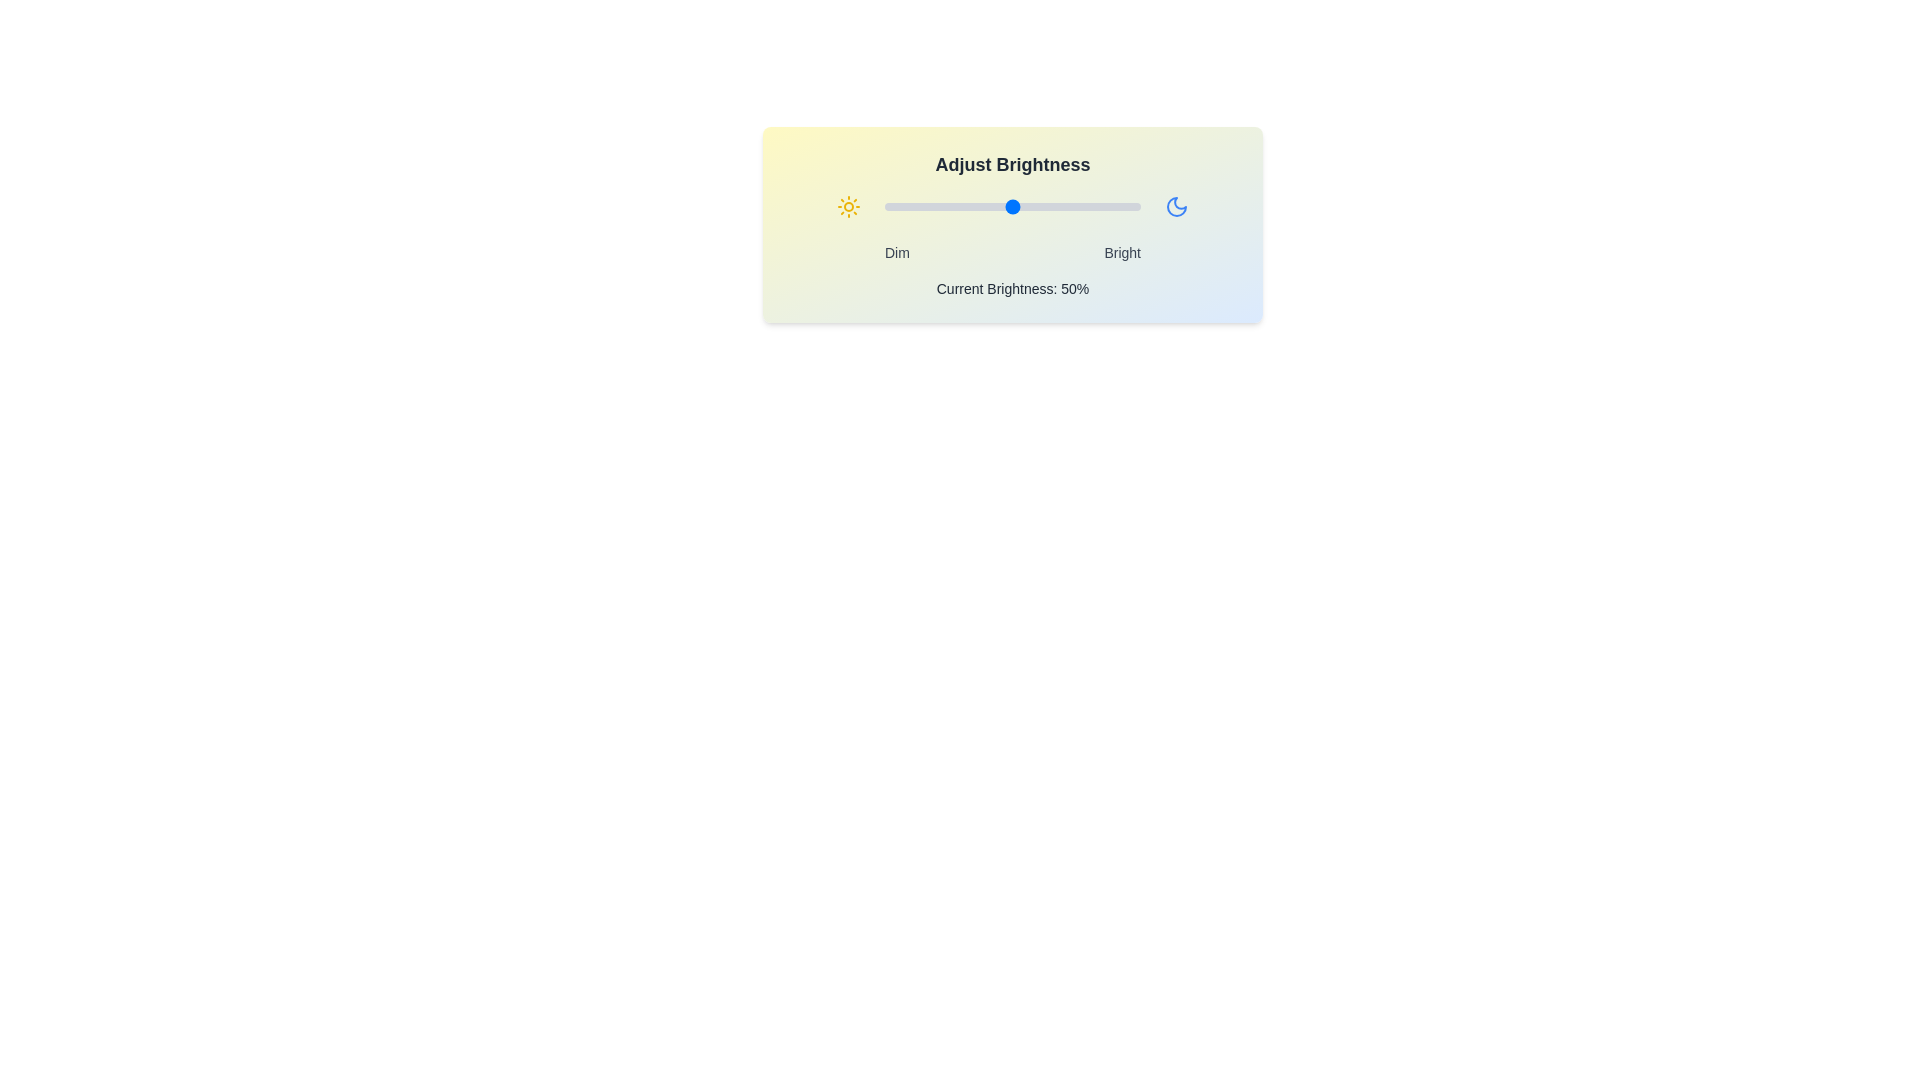 This screenshot has height=1080, width=1920. Describe the element at coordinates (1068, 207) in the screenshot. I see `the brightness to 72% by interacting with the slider` at that location.